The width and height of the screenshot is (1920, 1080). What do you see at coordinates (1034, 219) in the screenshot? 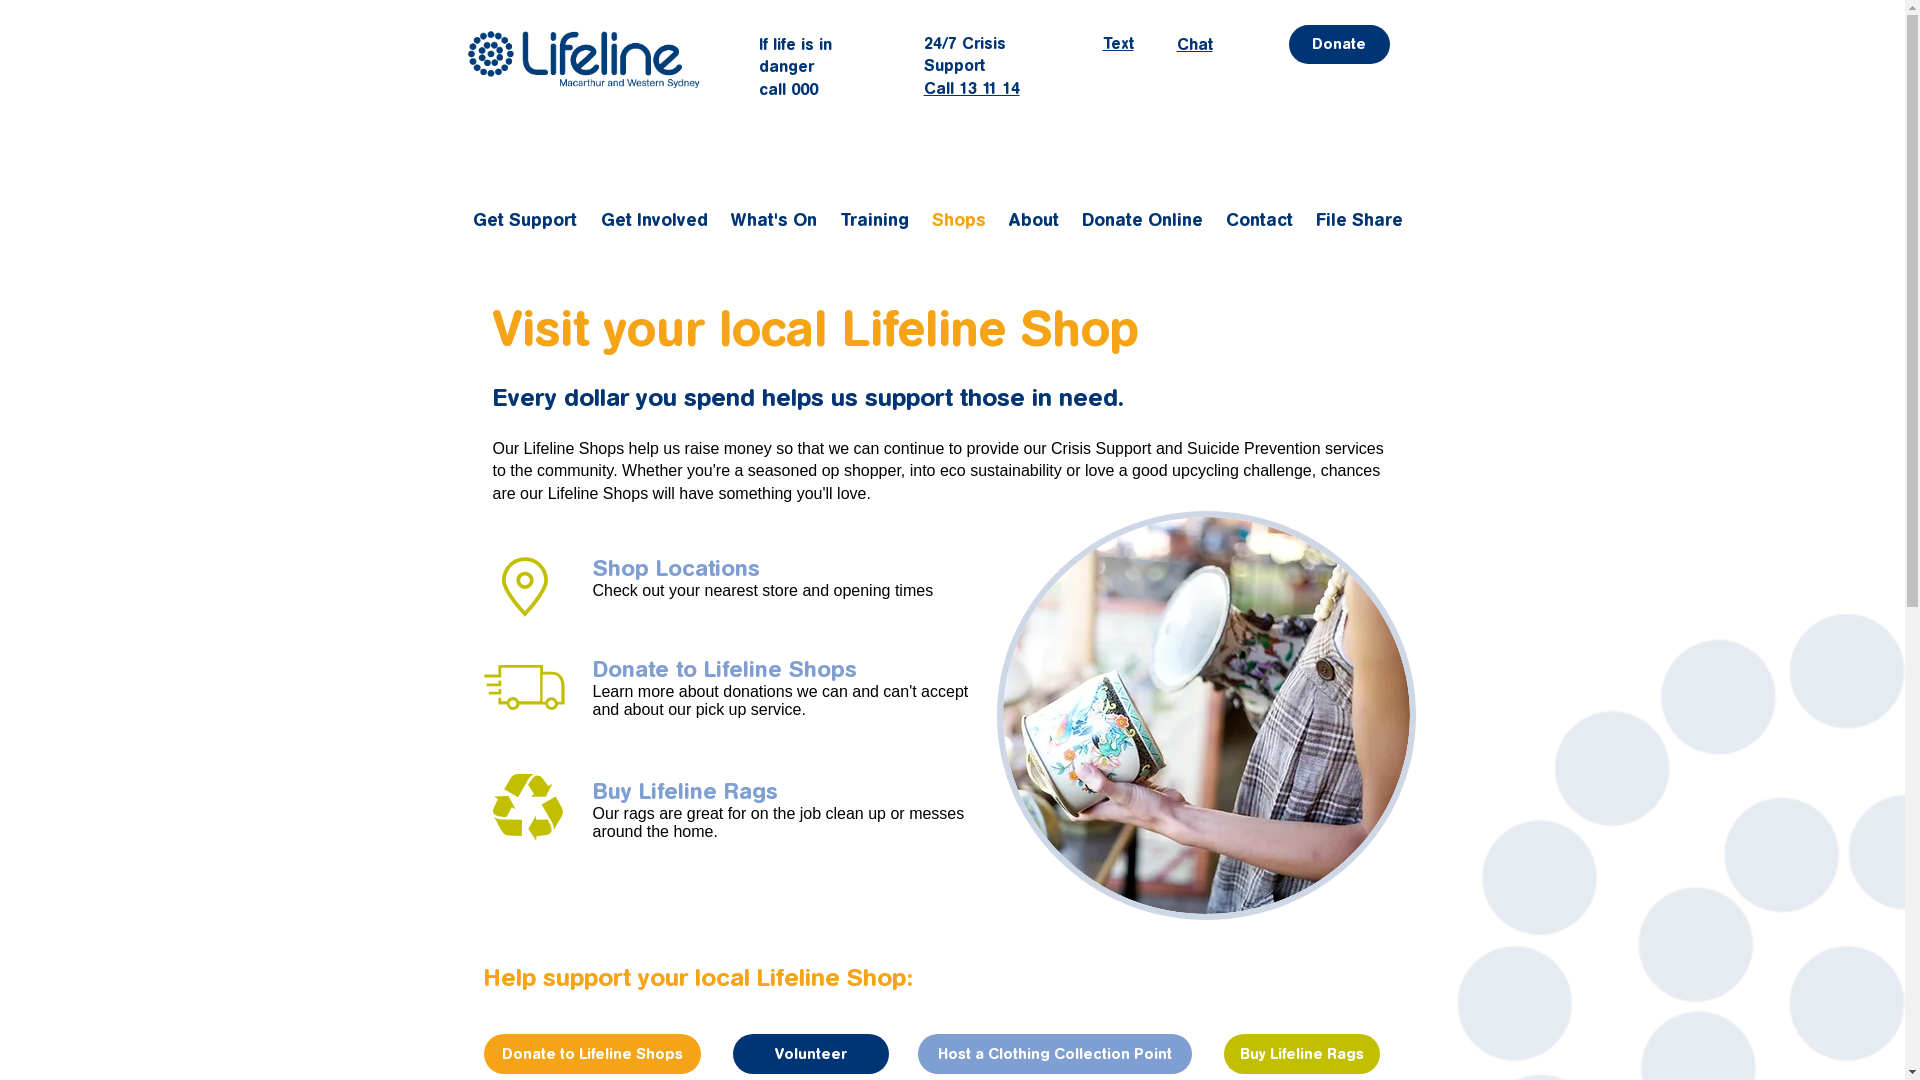
I see `'About'` at bounding box center [1034, 219].